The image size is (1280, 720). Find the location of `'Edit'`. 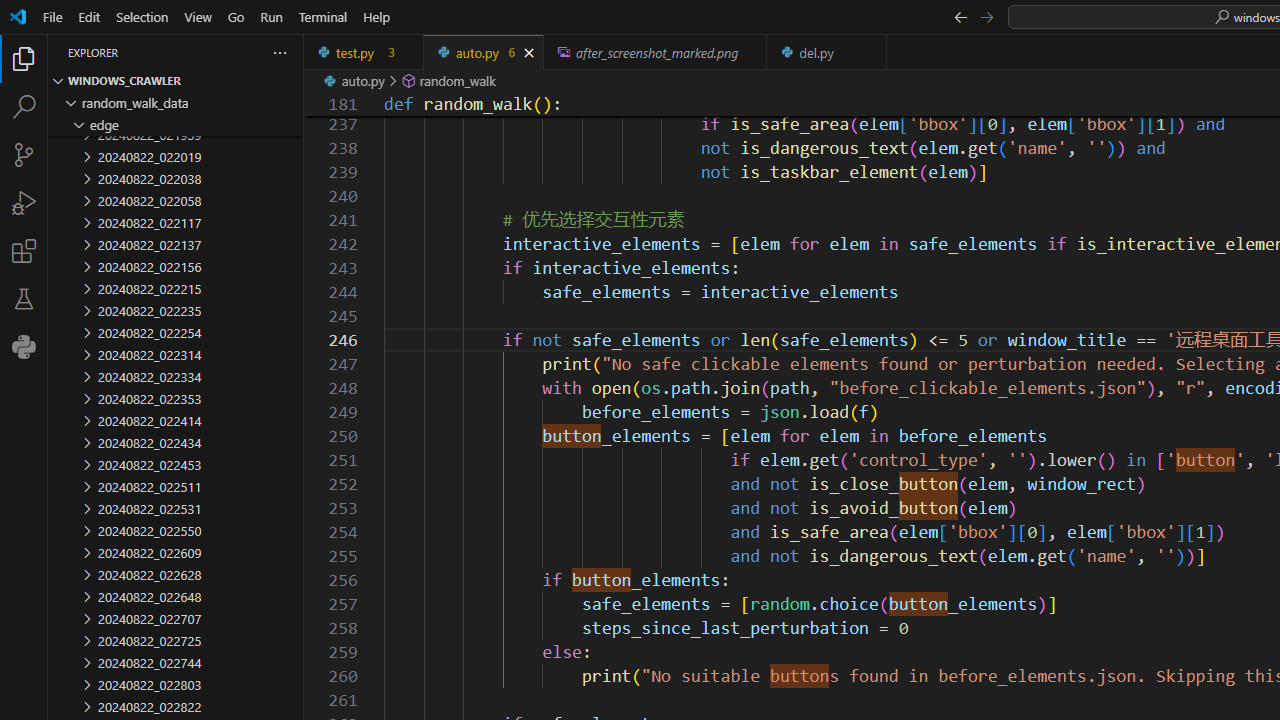

'Edit' is located at coordinates (88, 16).